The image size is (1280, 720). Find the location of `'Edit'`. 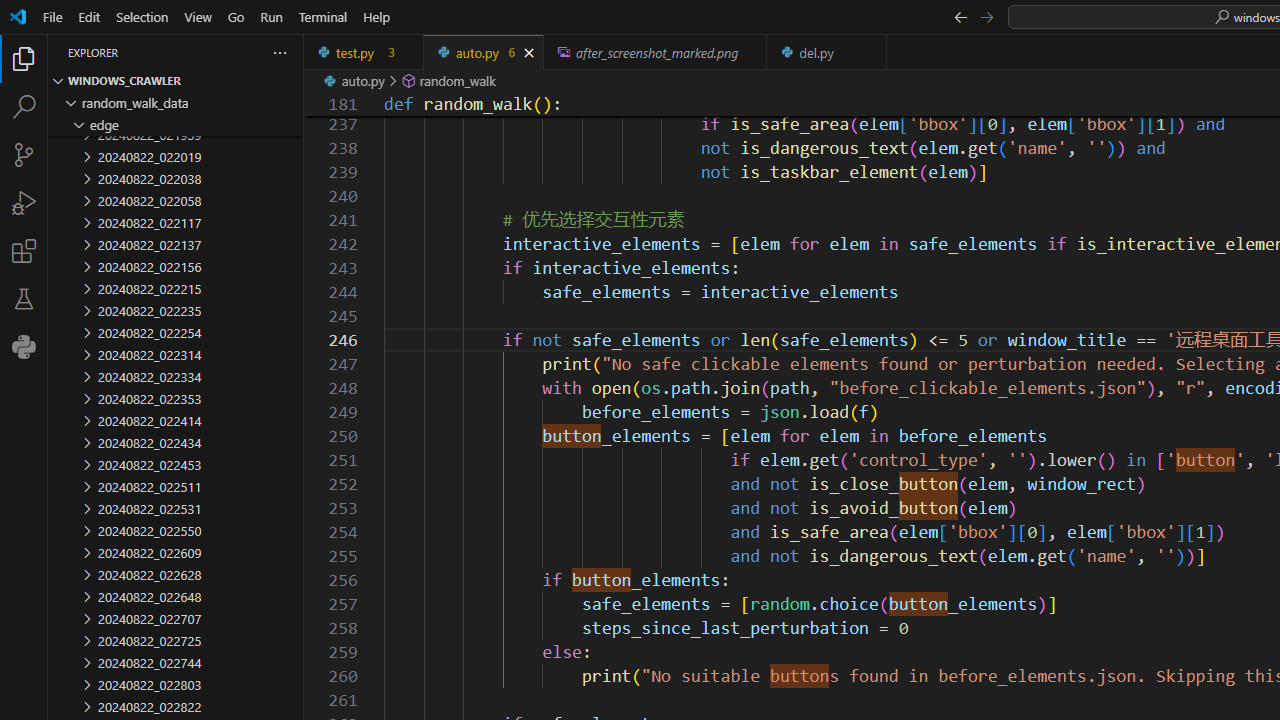

'Edit' is located at coordinates (88, 16).